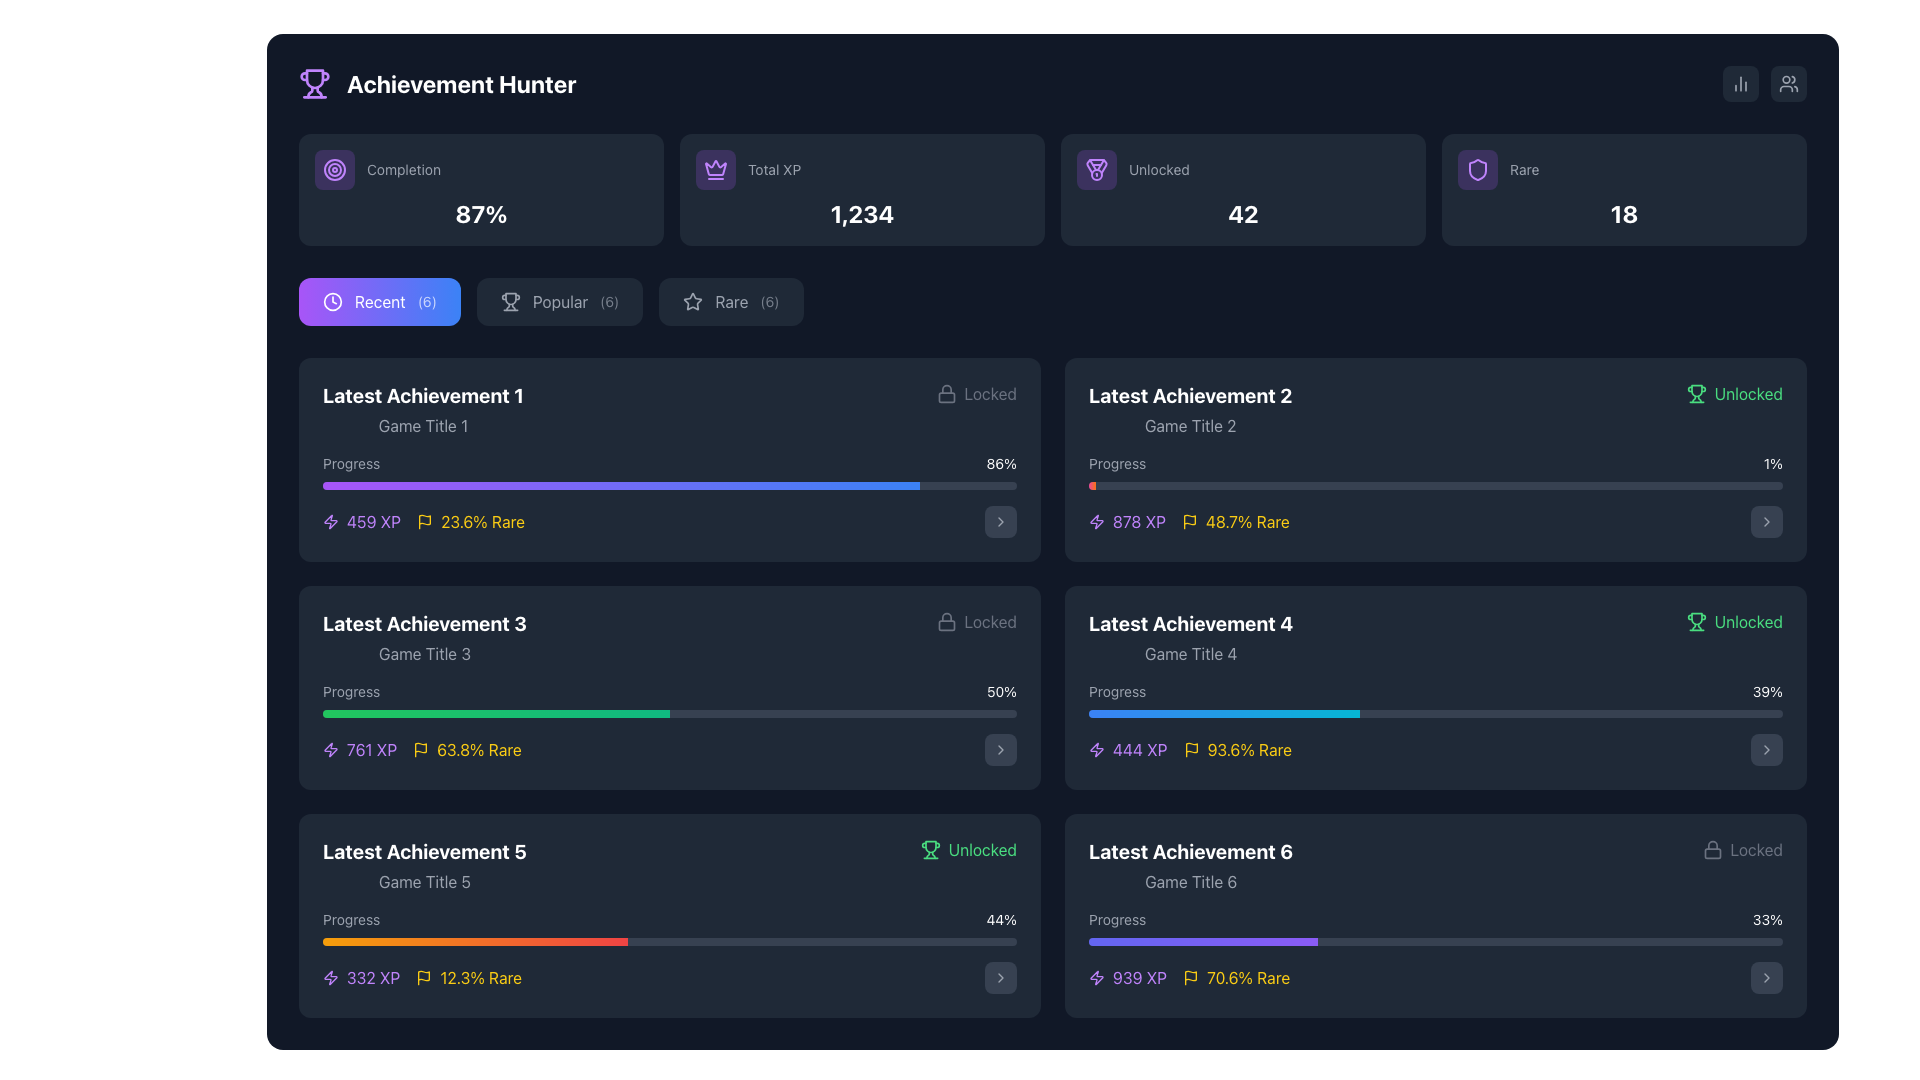 This screenshot has height=1080, width=1920. Describe the element at coordinates (423, 865) in the screenshot. I see `the fifth Text Label displaying information about 'Latest Achievement 5' and 'Game Title 5' for further options` at that location.